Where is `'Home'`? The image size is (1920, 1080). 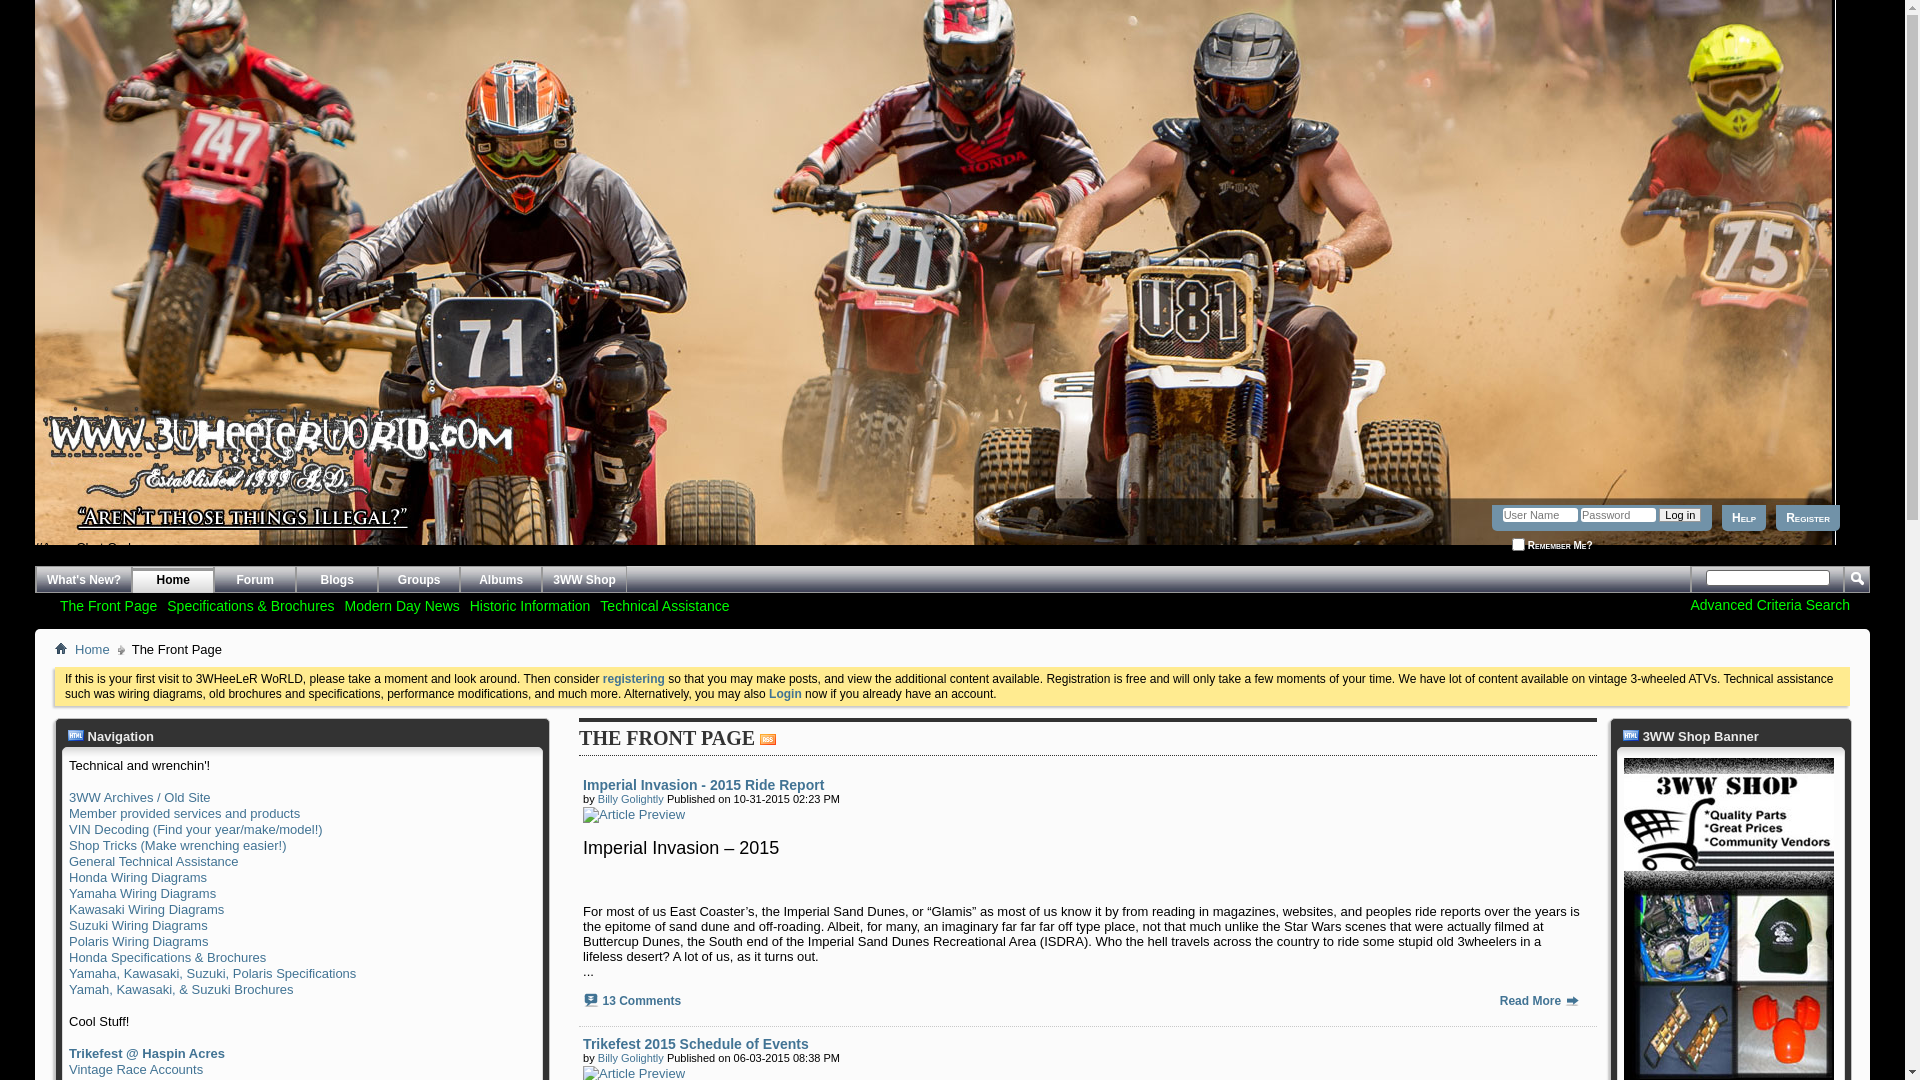 'Home' is located at coordinates (70, 650).